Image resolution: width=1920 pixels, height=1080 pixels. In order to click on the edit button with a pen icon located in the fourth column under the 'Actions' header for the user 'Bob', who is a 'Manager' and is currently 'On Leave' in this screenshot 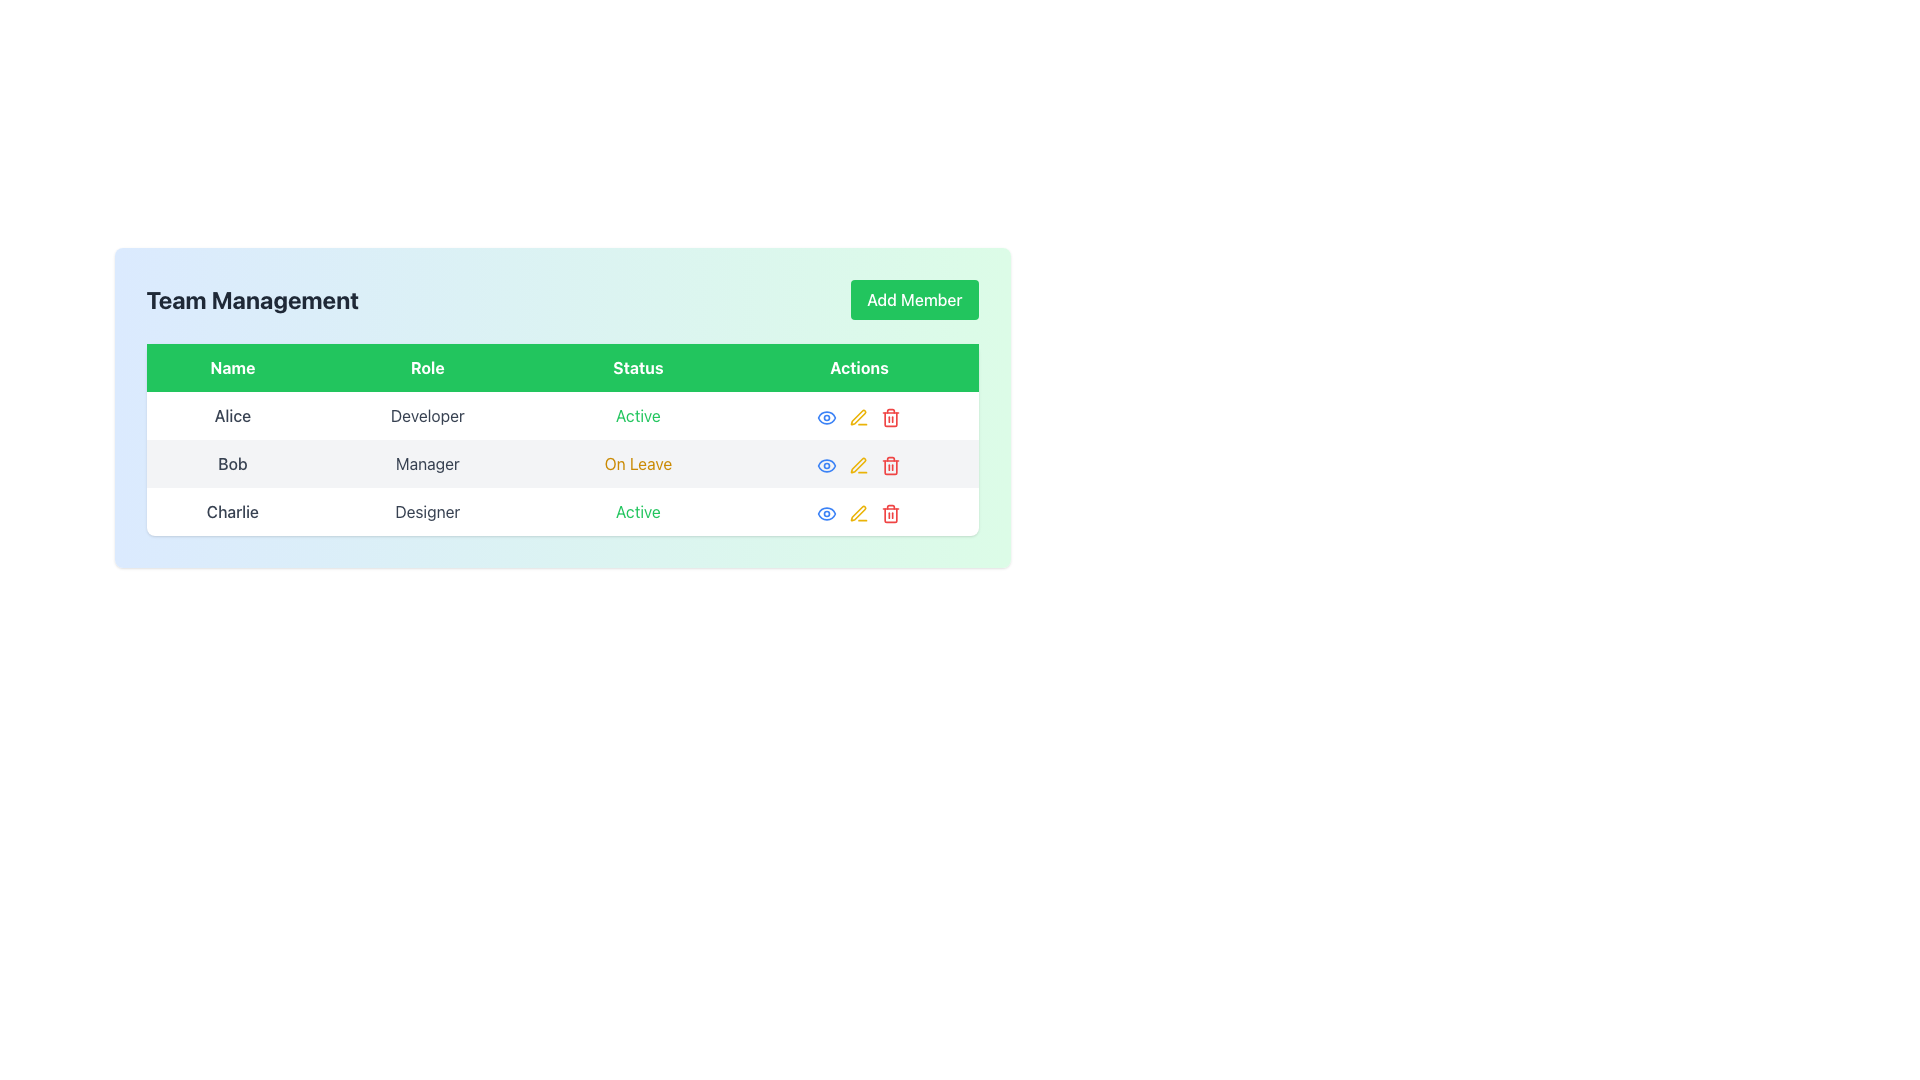, I will do `click(859, 463)`.